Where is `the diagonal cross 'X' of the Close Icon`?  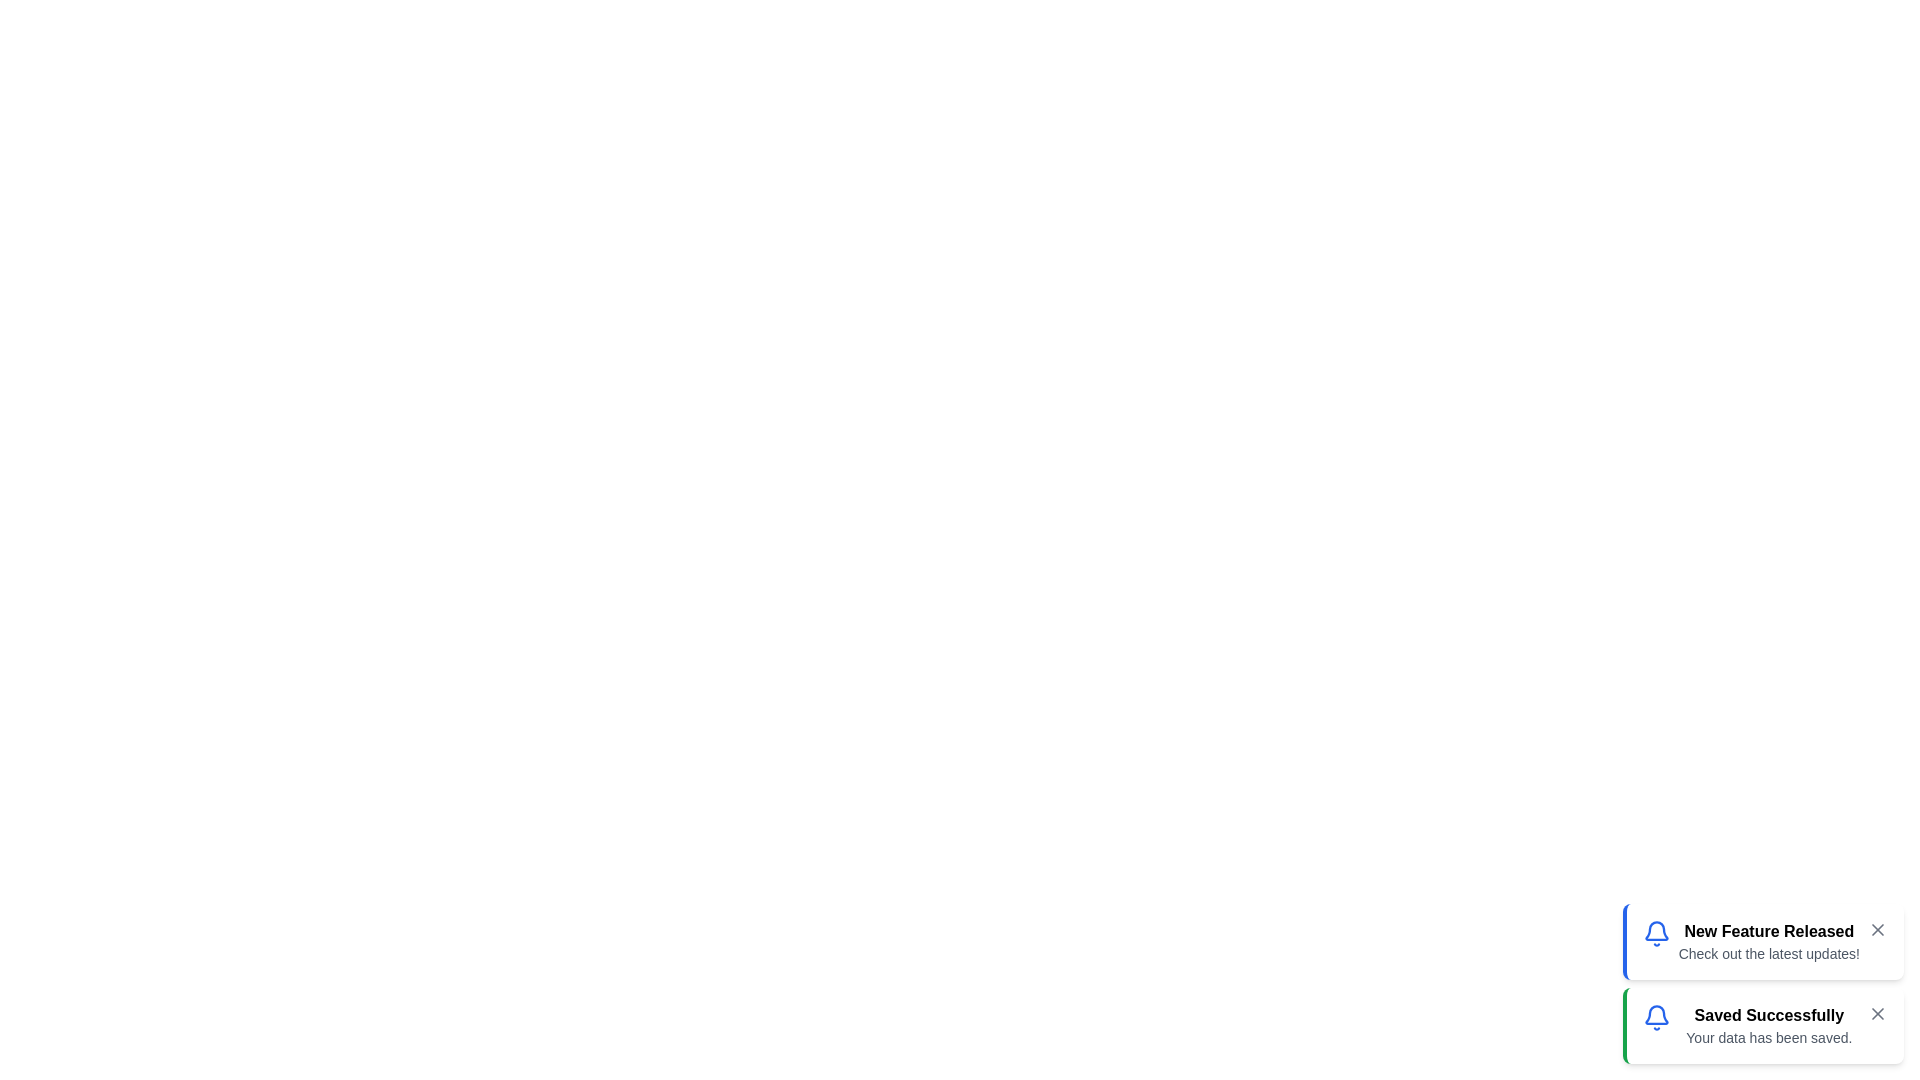 the diagonal cross 'X' of the Close Icon is located at coordinates (1876, 1014).